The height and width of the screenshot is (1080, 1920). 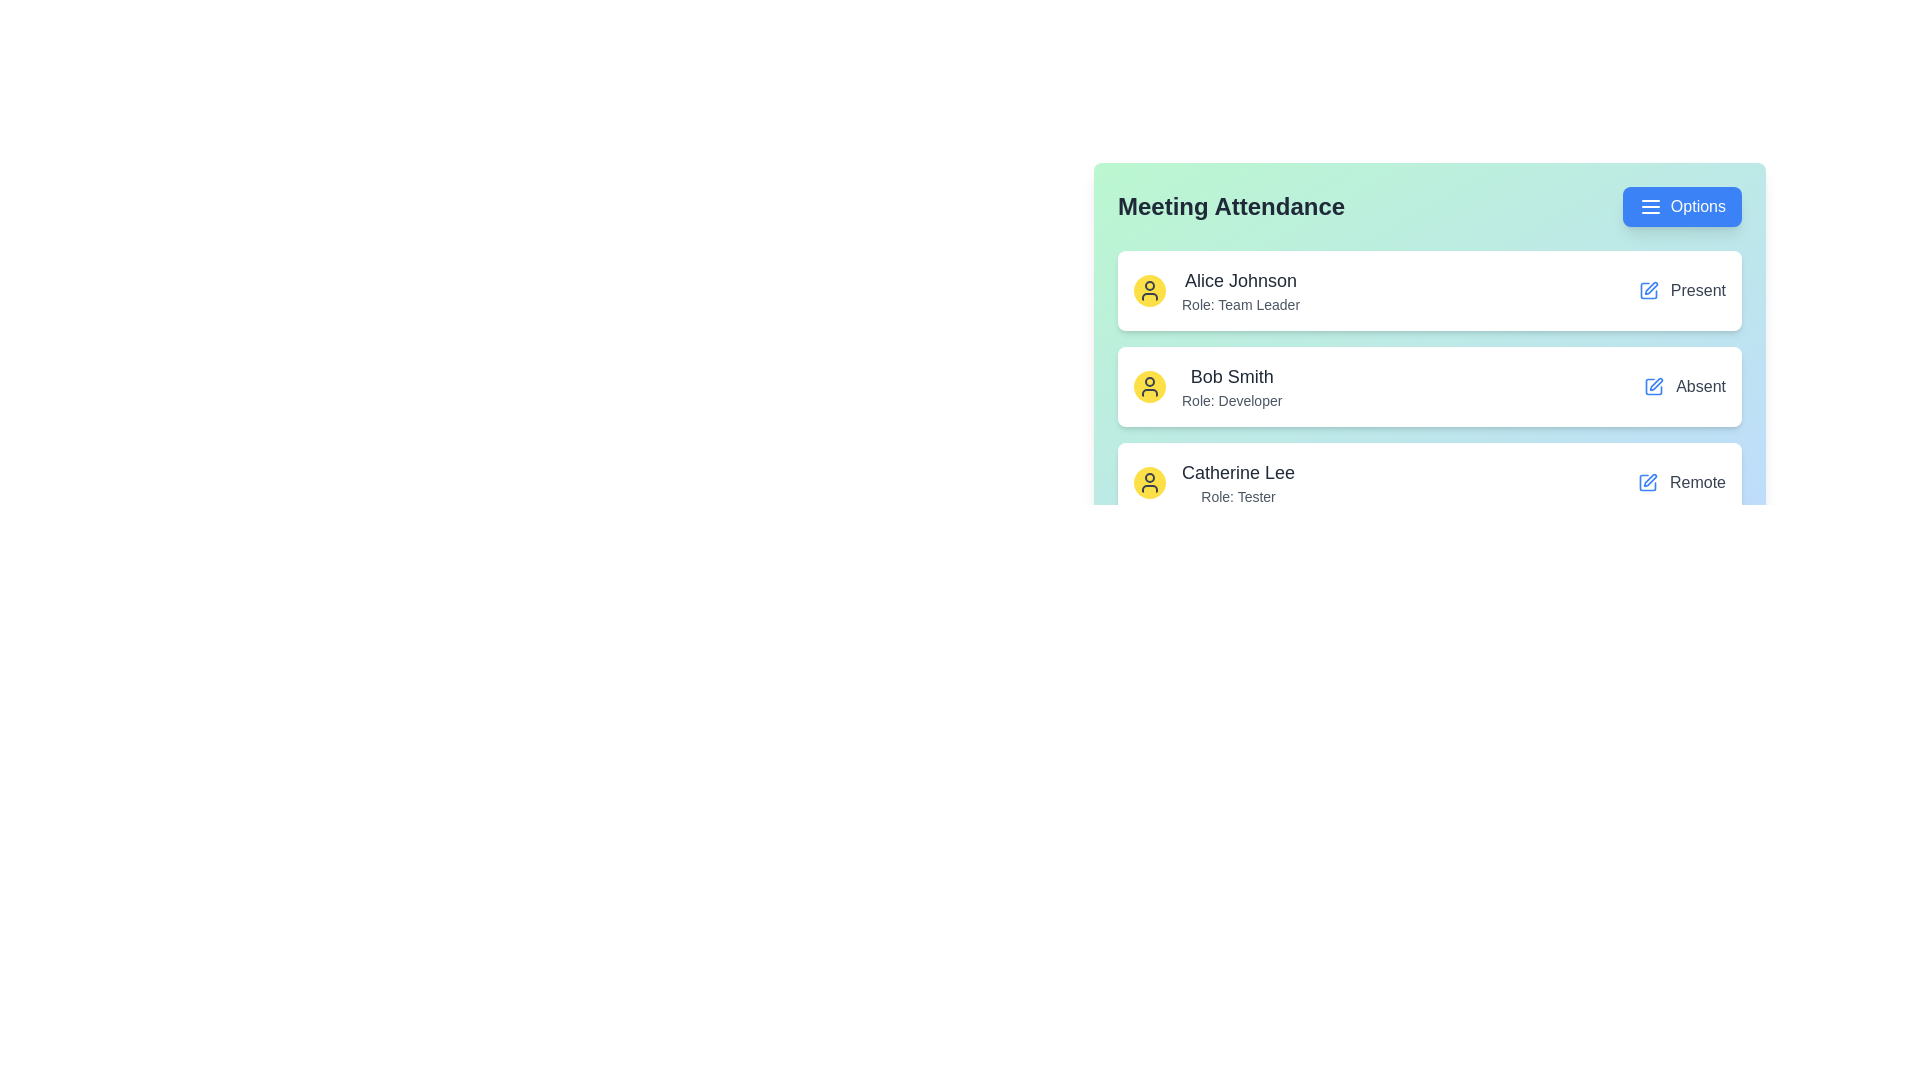 What do you see at coordinates (1650, 480) in the screenshot?
I see `the edit button located at the right edge of the second row next to 'Absent' and 'Bob Smith'` at bounding box center [1650, 480].